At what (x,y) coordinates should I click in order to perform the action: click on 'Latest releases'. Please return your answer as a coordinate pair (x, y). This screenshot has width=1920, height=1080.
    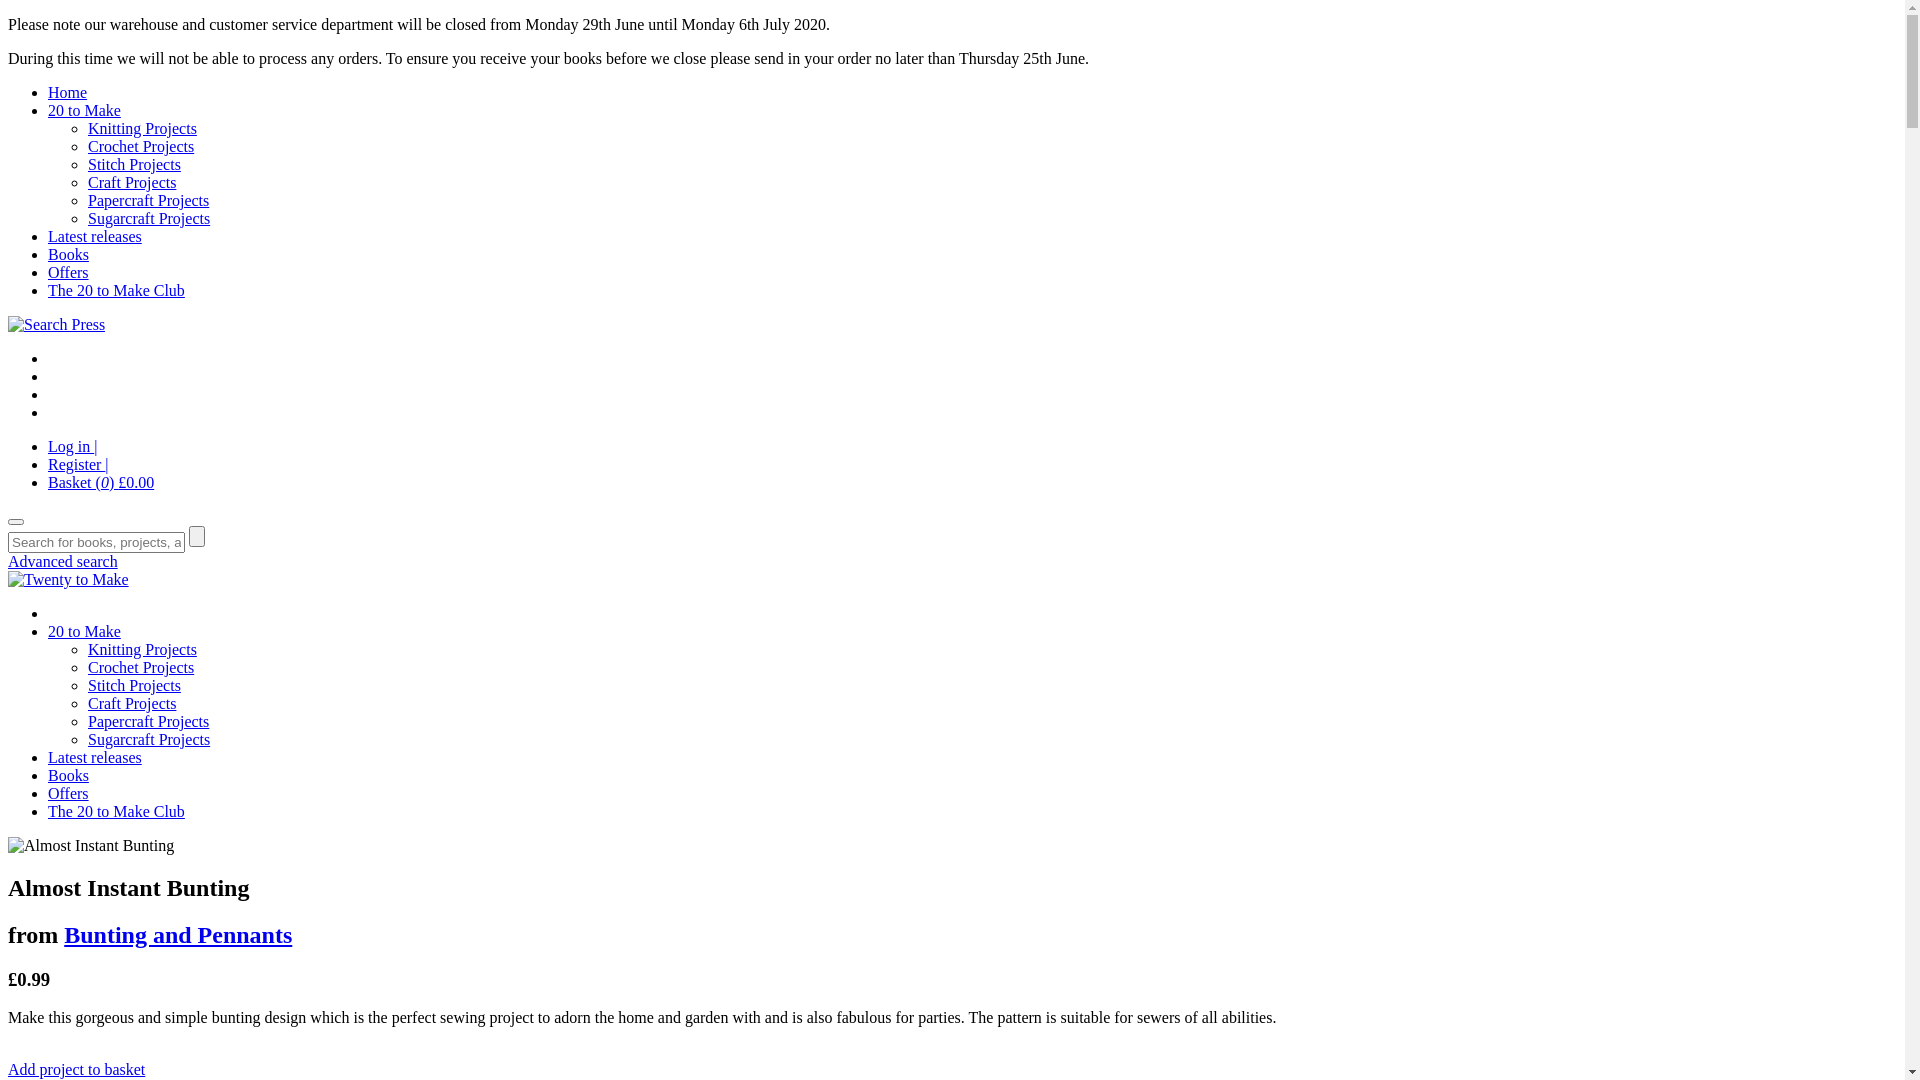
    Looking at the image, I should click on (94, 757).